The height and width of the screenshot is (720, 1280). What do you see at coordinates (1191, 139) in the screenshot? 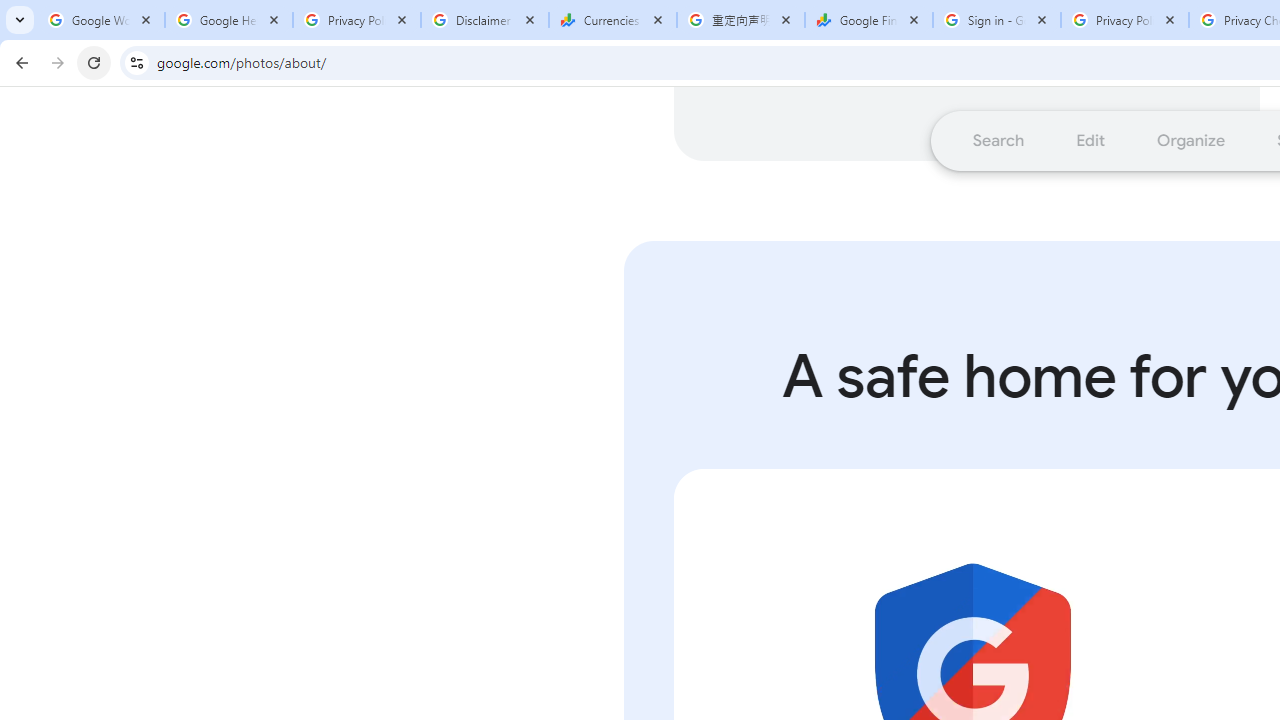
I see `'Go to section: Organize'` at bounding box center [1191, 139].